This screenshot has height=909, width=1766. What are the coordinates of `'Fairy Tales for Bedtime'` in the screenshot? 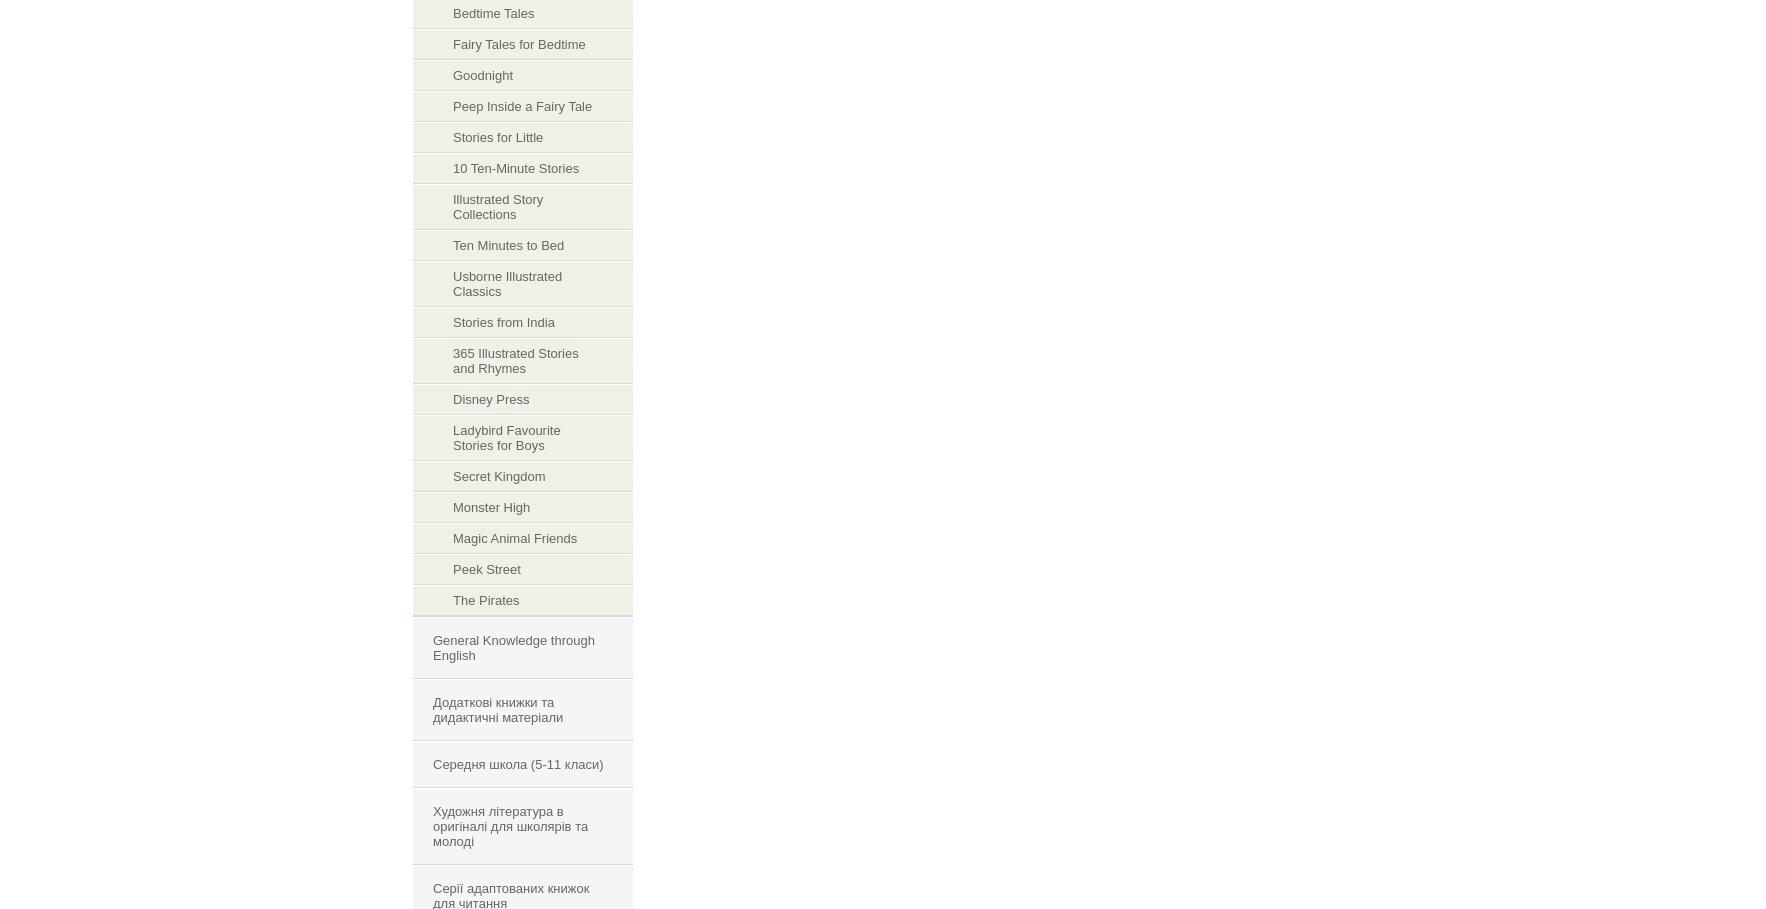 It's located at (519, 44).